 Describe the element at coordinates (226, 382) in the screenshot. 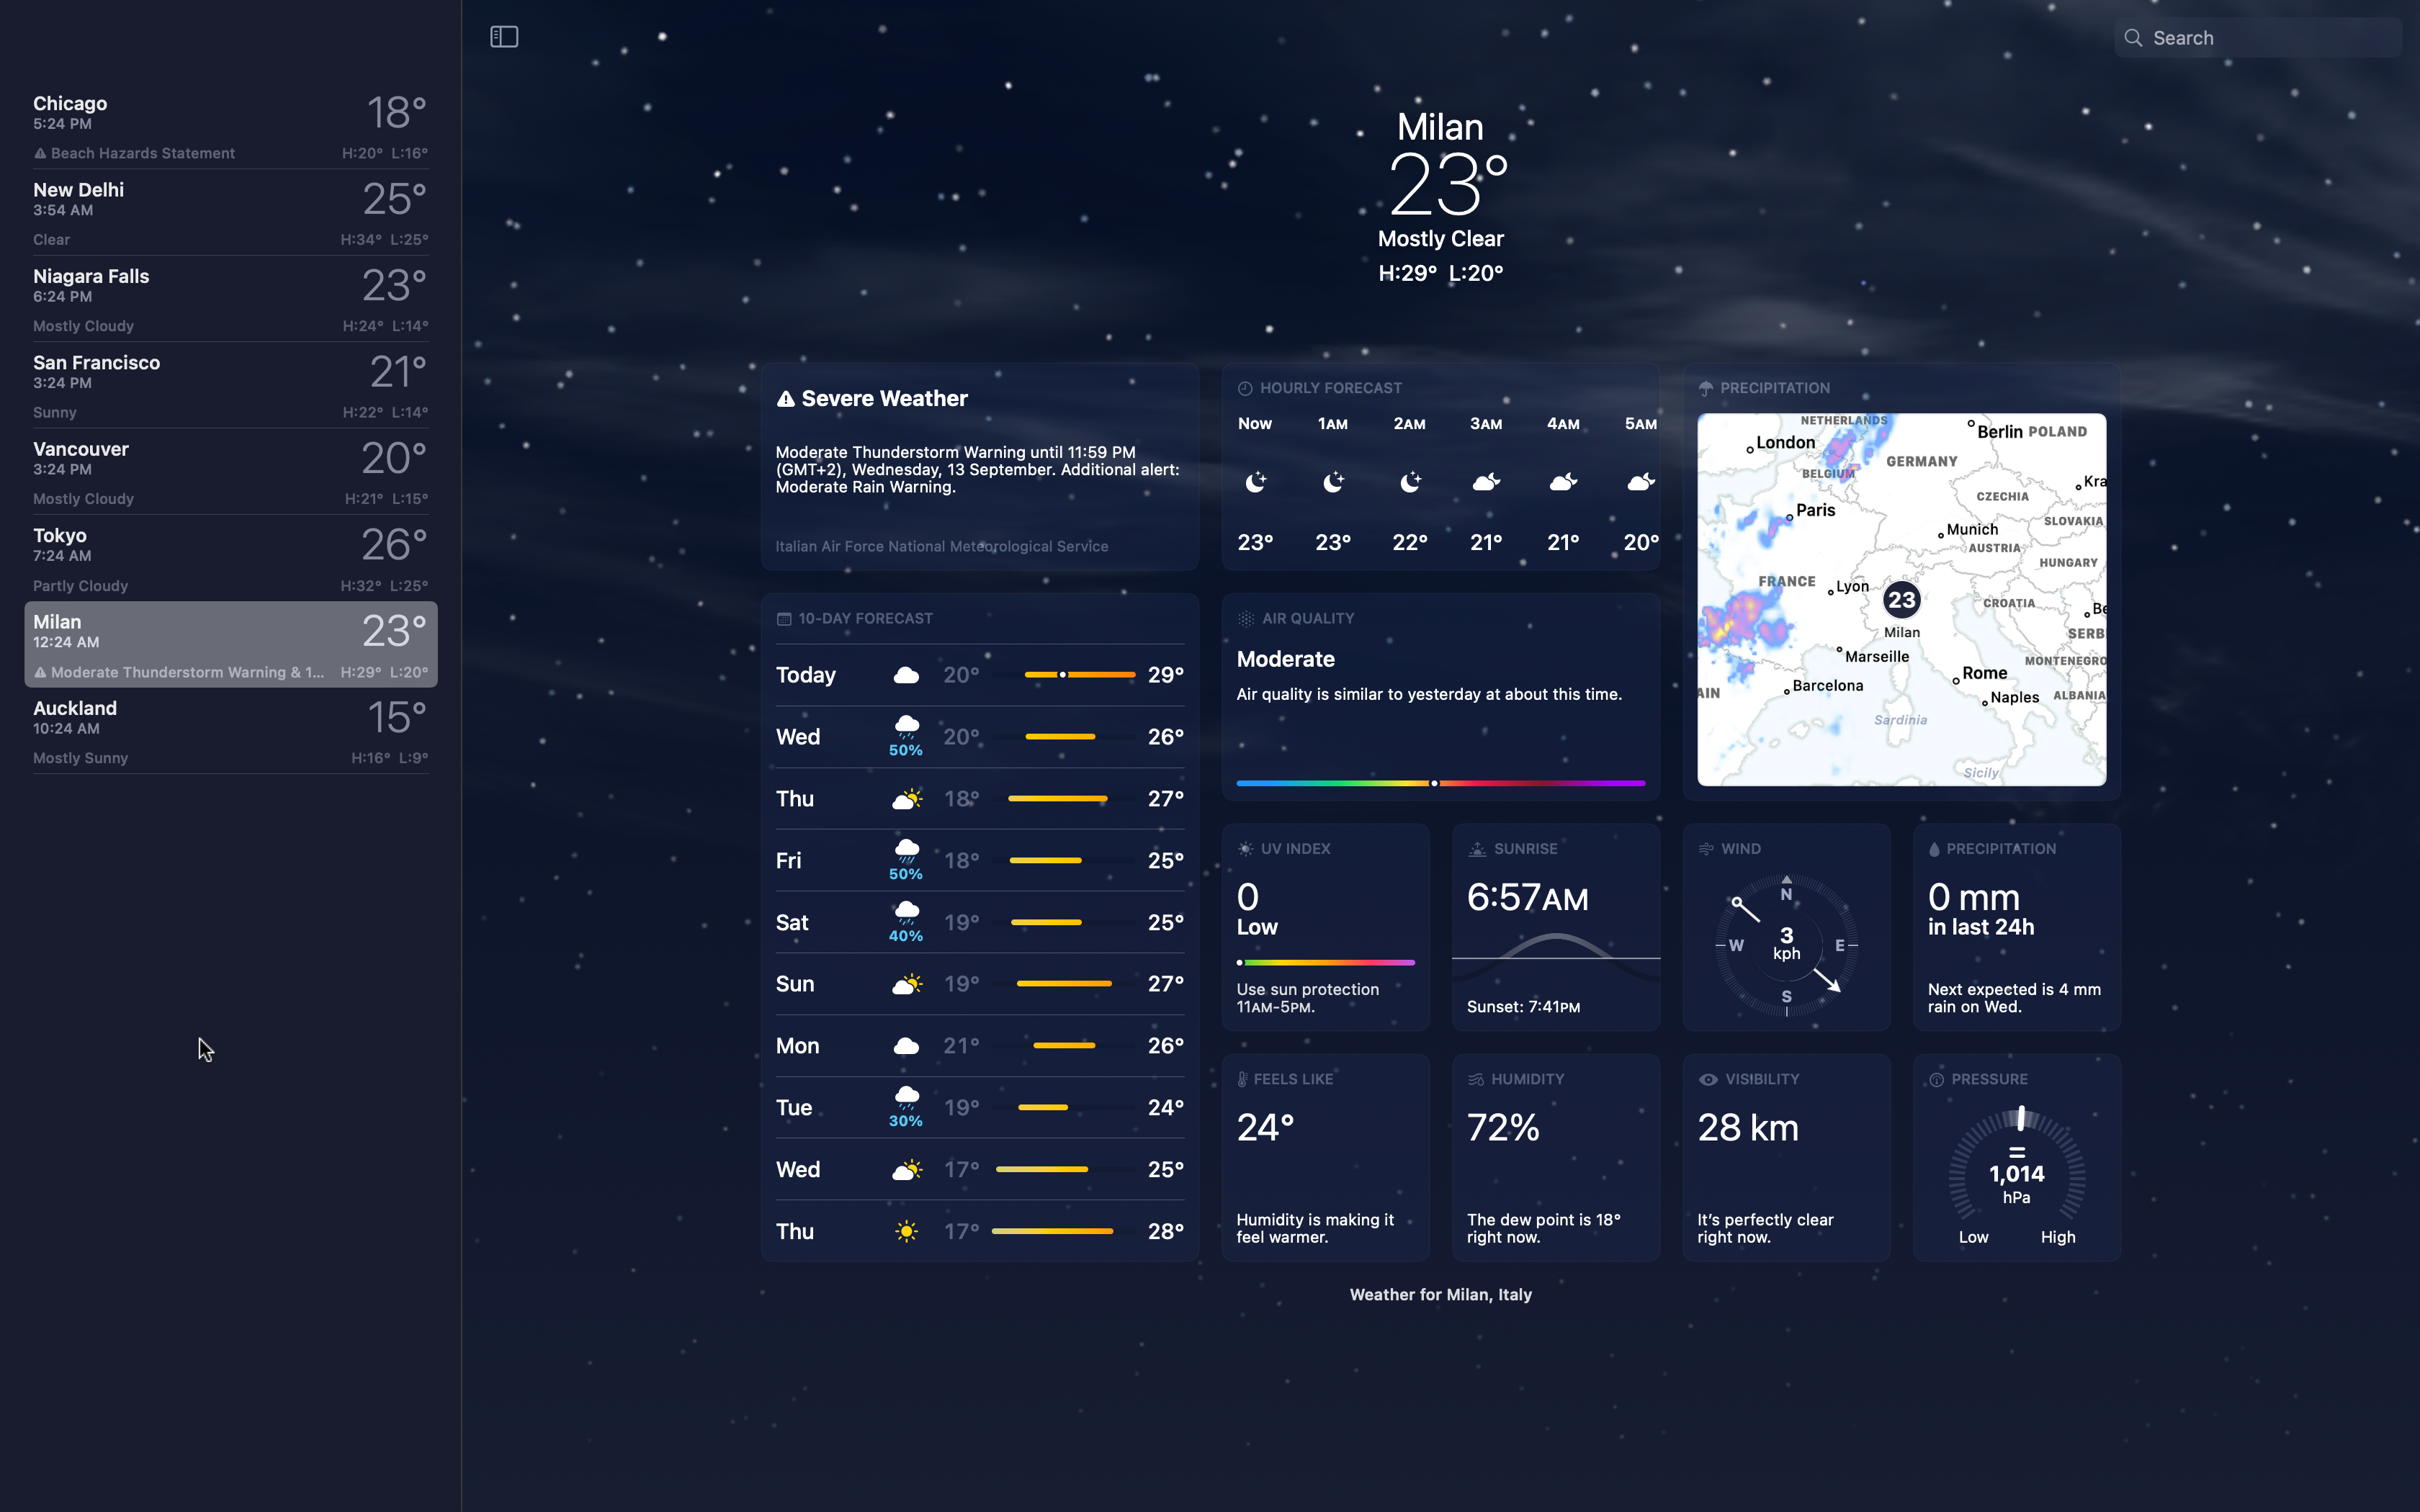

I see `Analyze San Francisco"s current weather conditions` at that location.